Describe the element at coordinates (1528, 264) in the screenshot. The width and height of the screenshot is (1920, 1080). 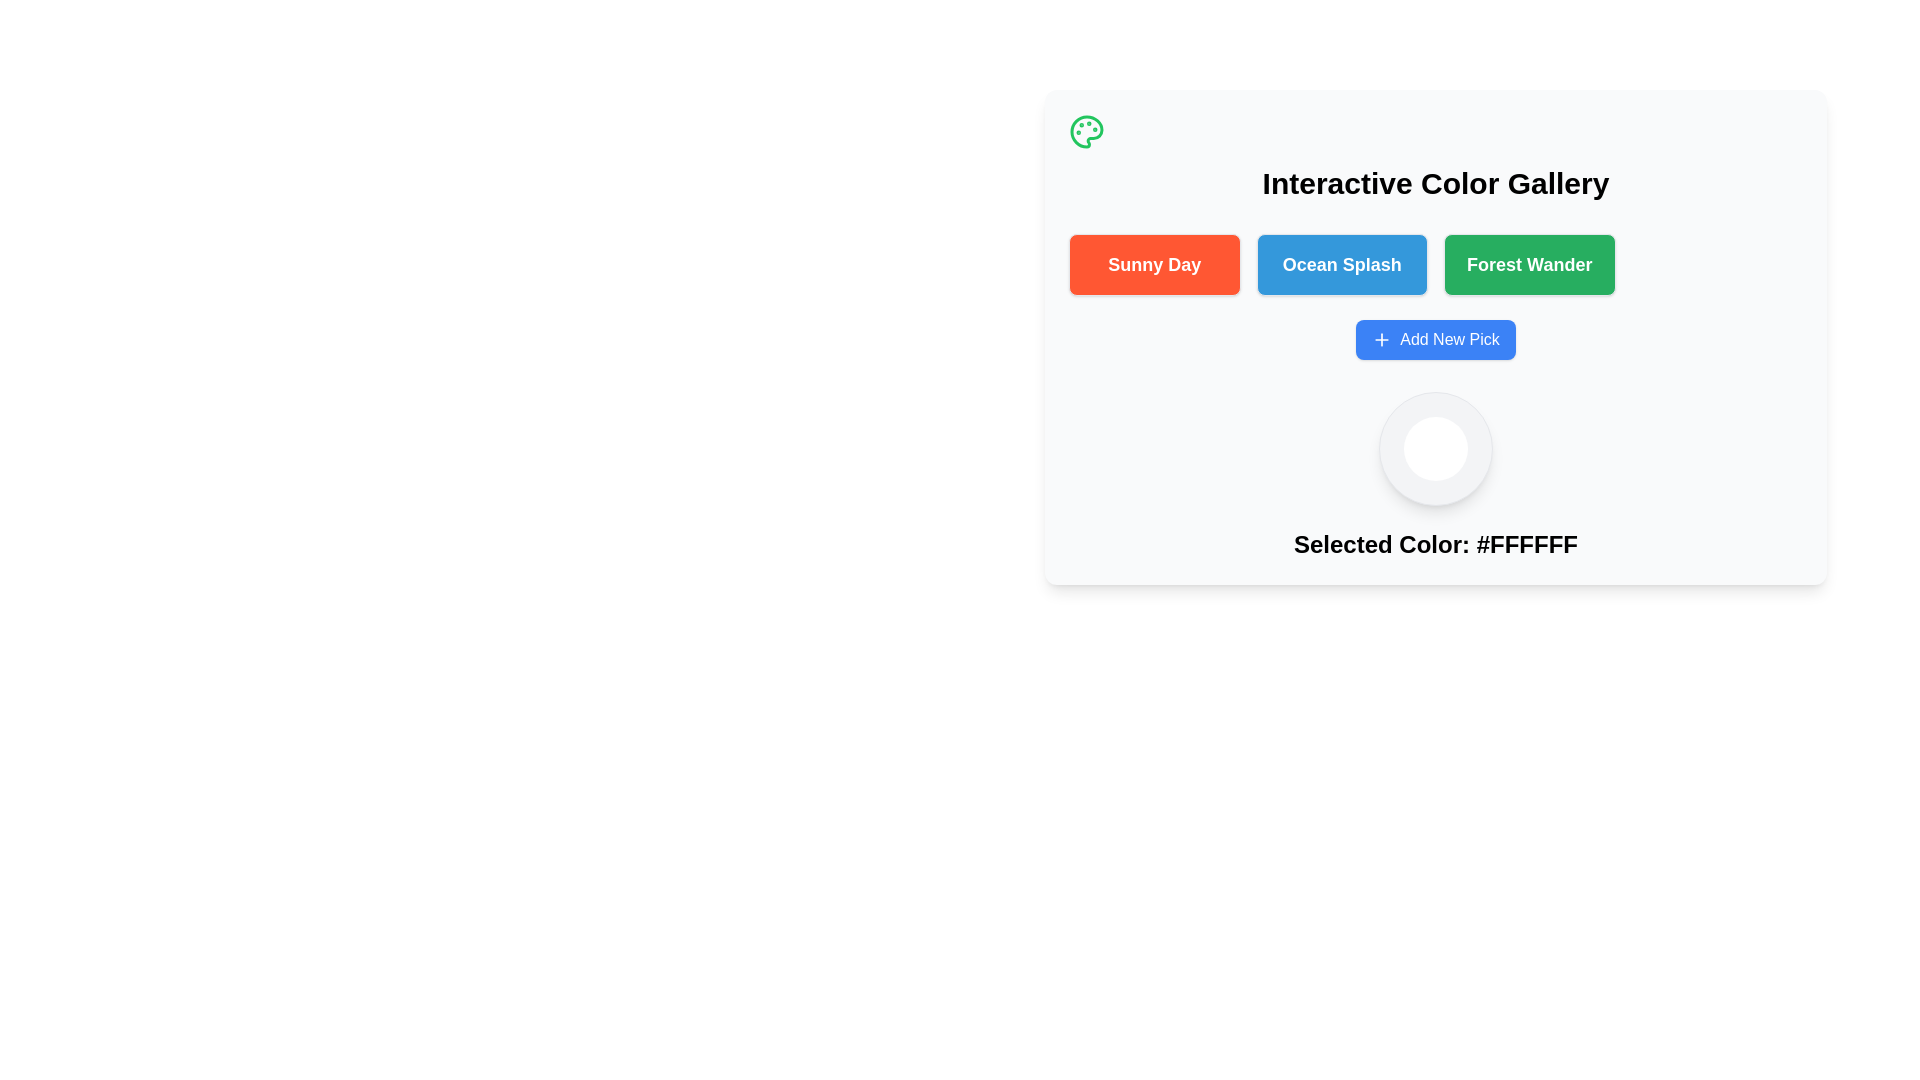
I see `the 'Forest Wander' label, which is part of an interactive button element positioned third from the left in a horizontal array of buttons` at that location.